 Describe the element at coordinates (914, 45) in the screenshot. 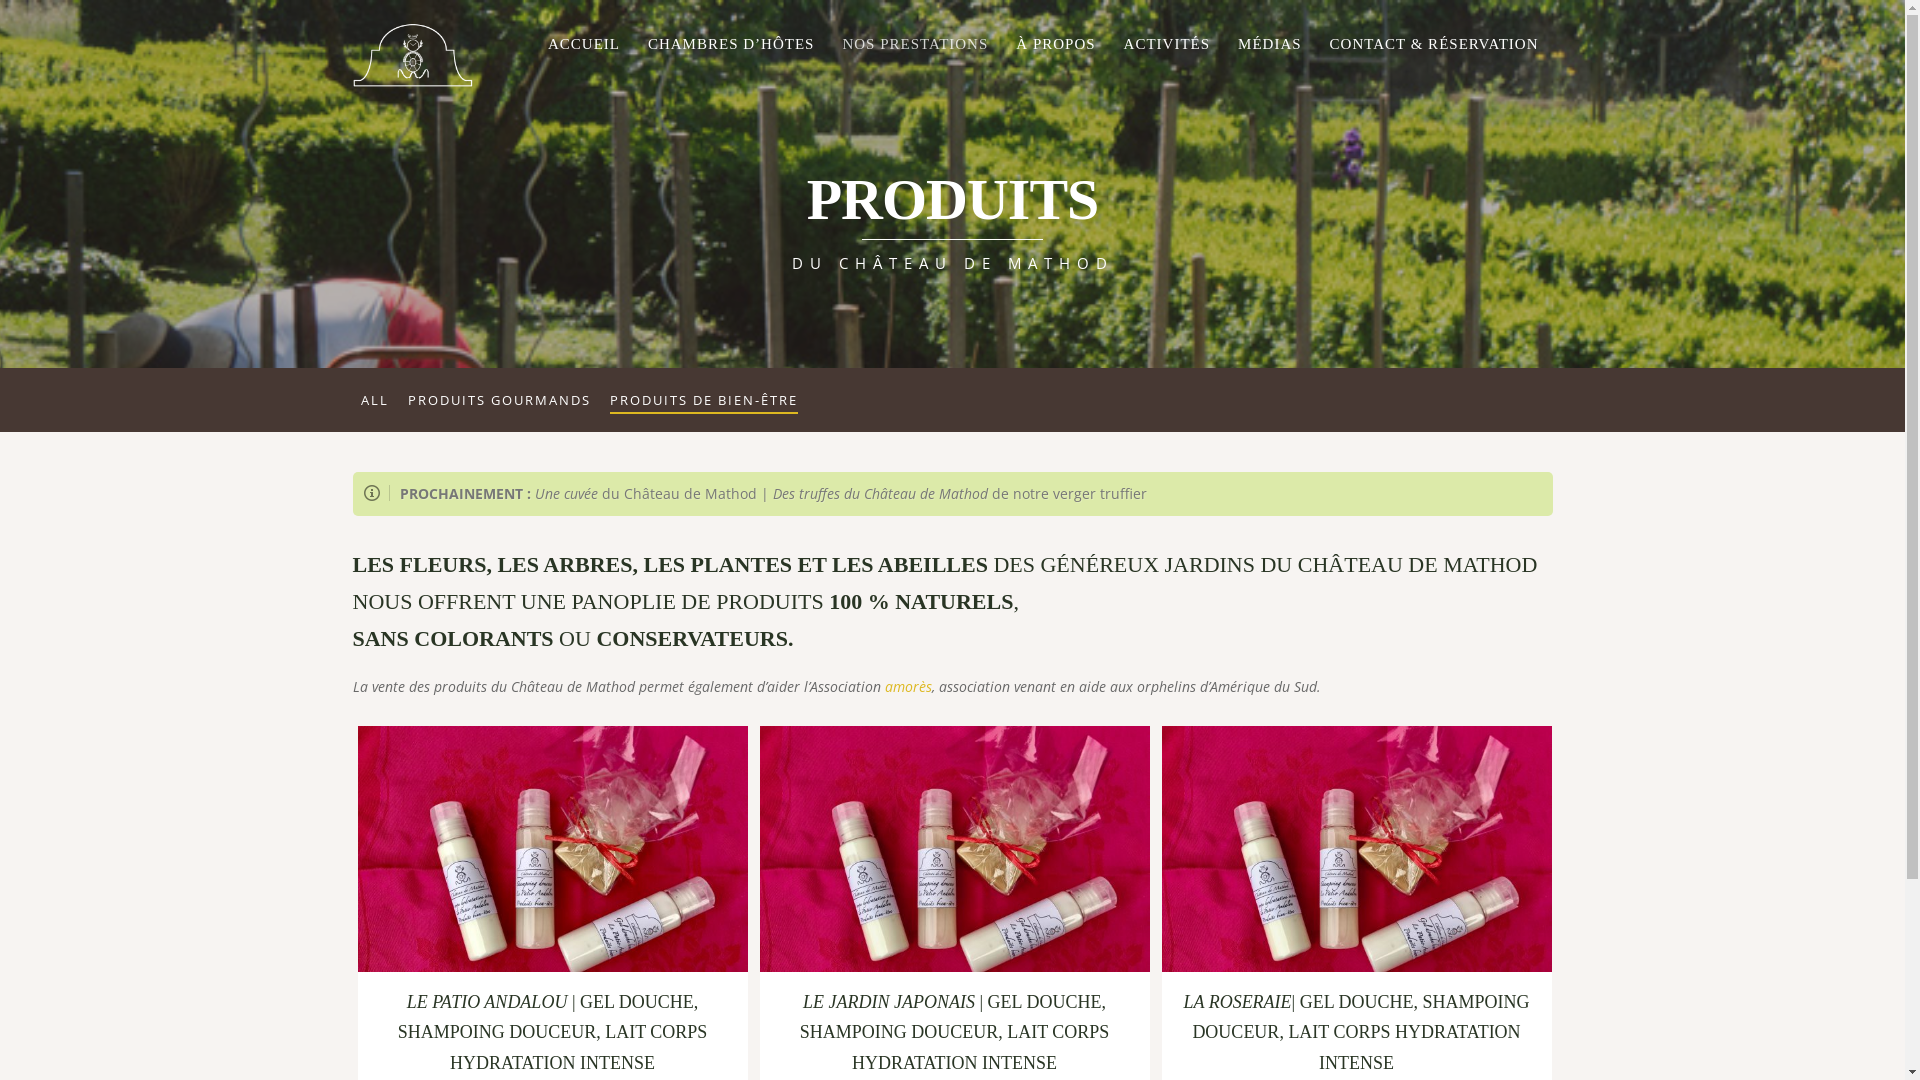

I see `'NOS PRESTATIONS'` at that location.